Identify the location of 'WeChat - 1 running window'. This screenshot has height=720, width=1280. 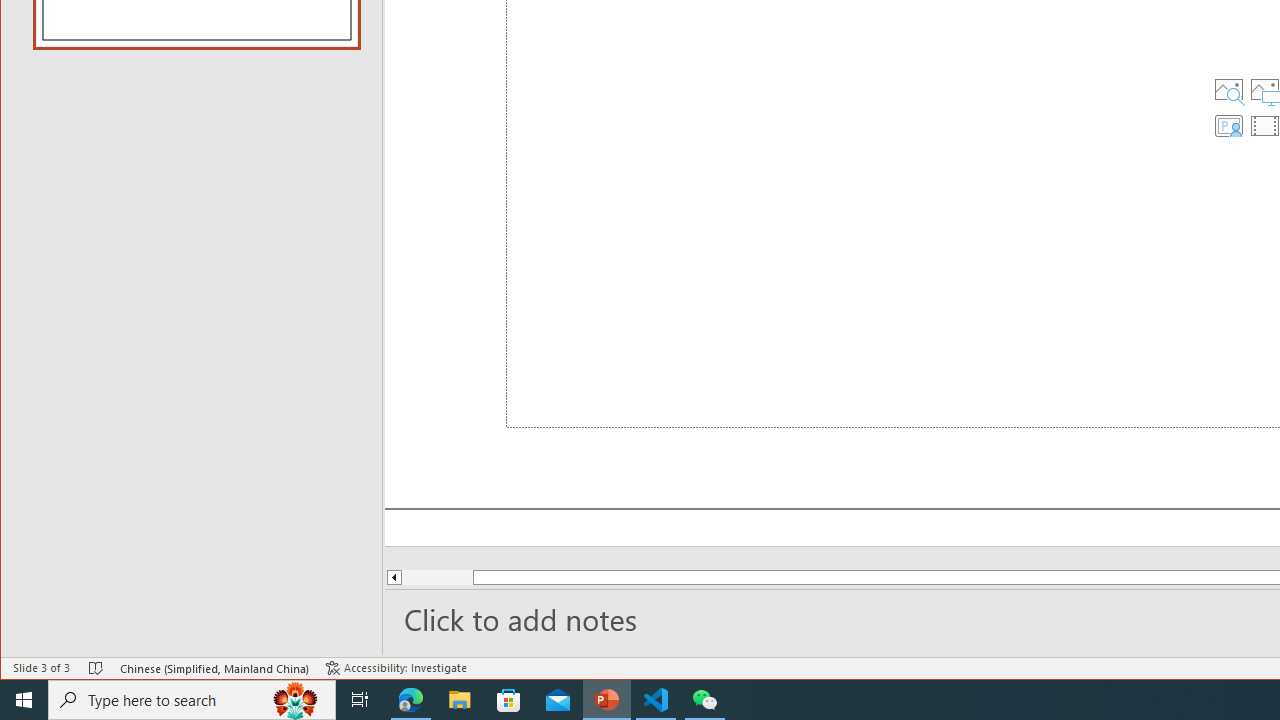
(705, 698).